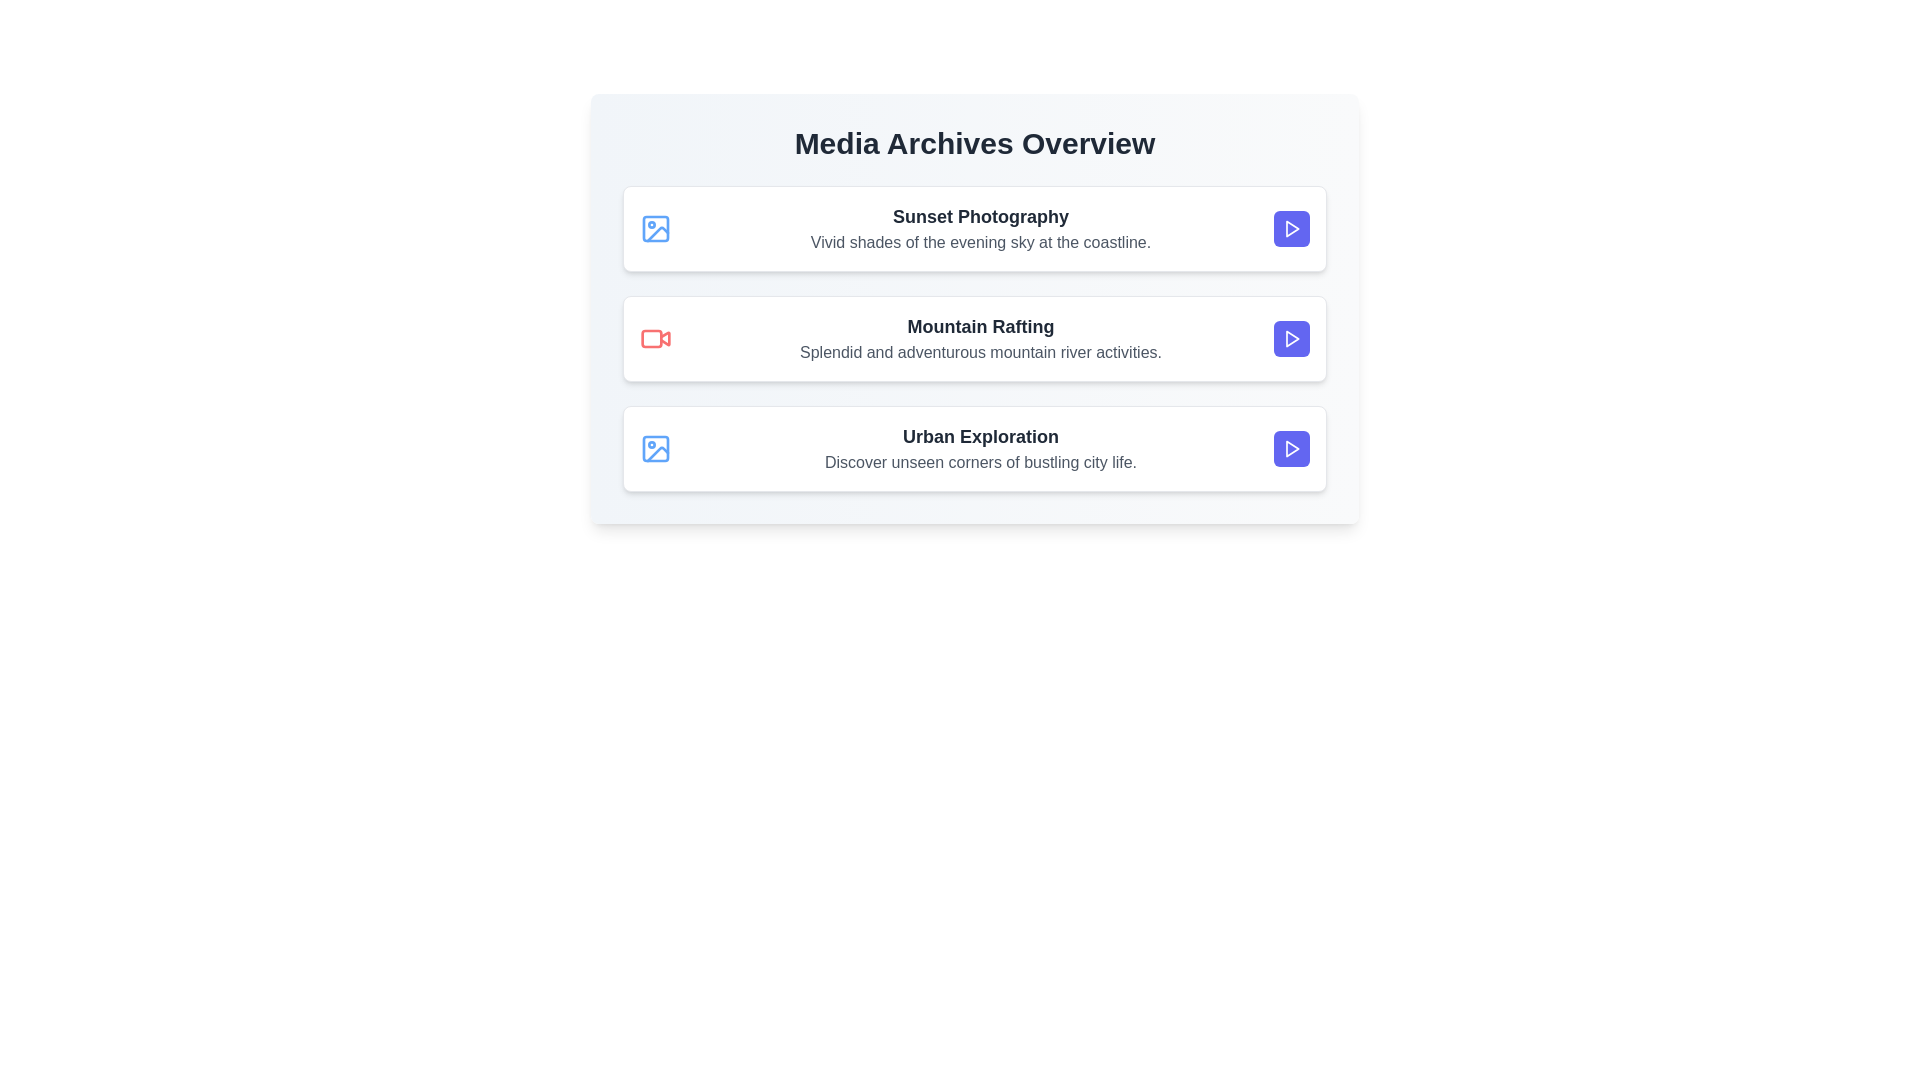 The image size is (1920, 1080). Describe the element at coordinates (974, 338) in the screenshot. I see `the media item corresponding to Mountain Rafting` at that location.